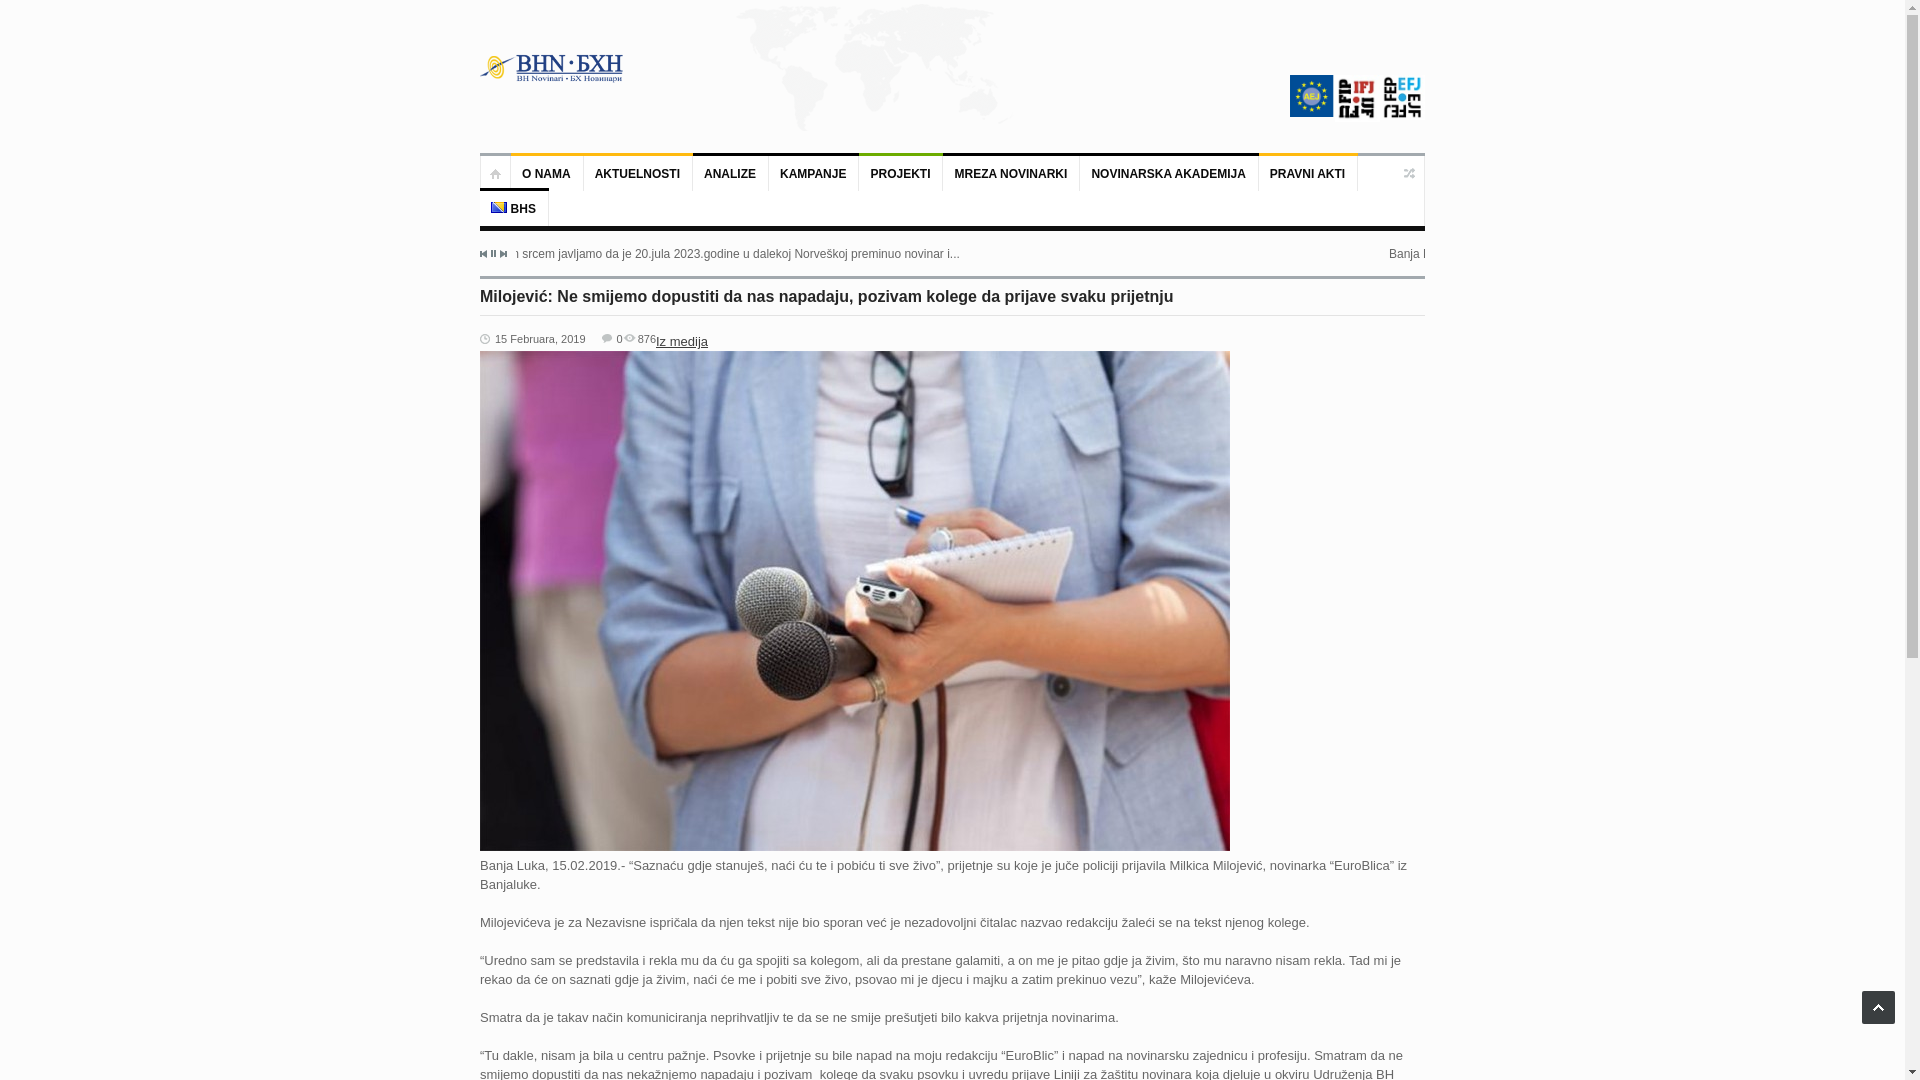  I want to click on 'BHS', so click(514, 208).